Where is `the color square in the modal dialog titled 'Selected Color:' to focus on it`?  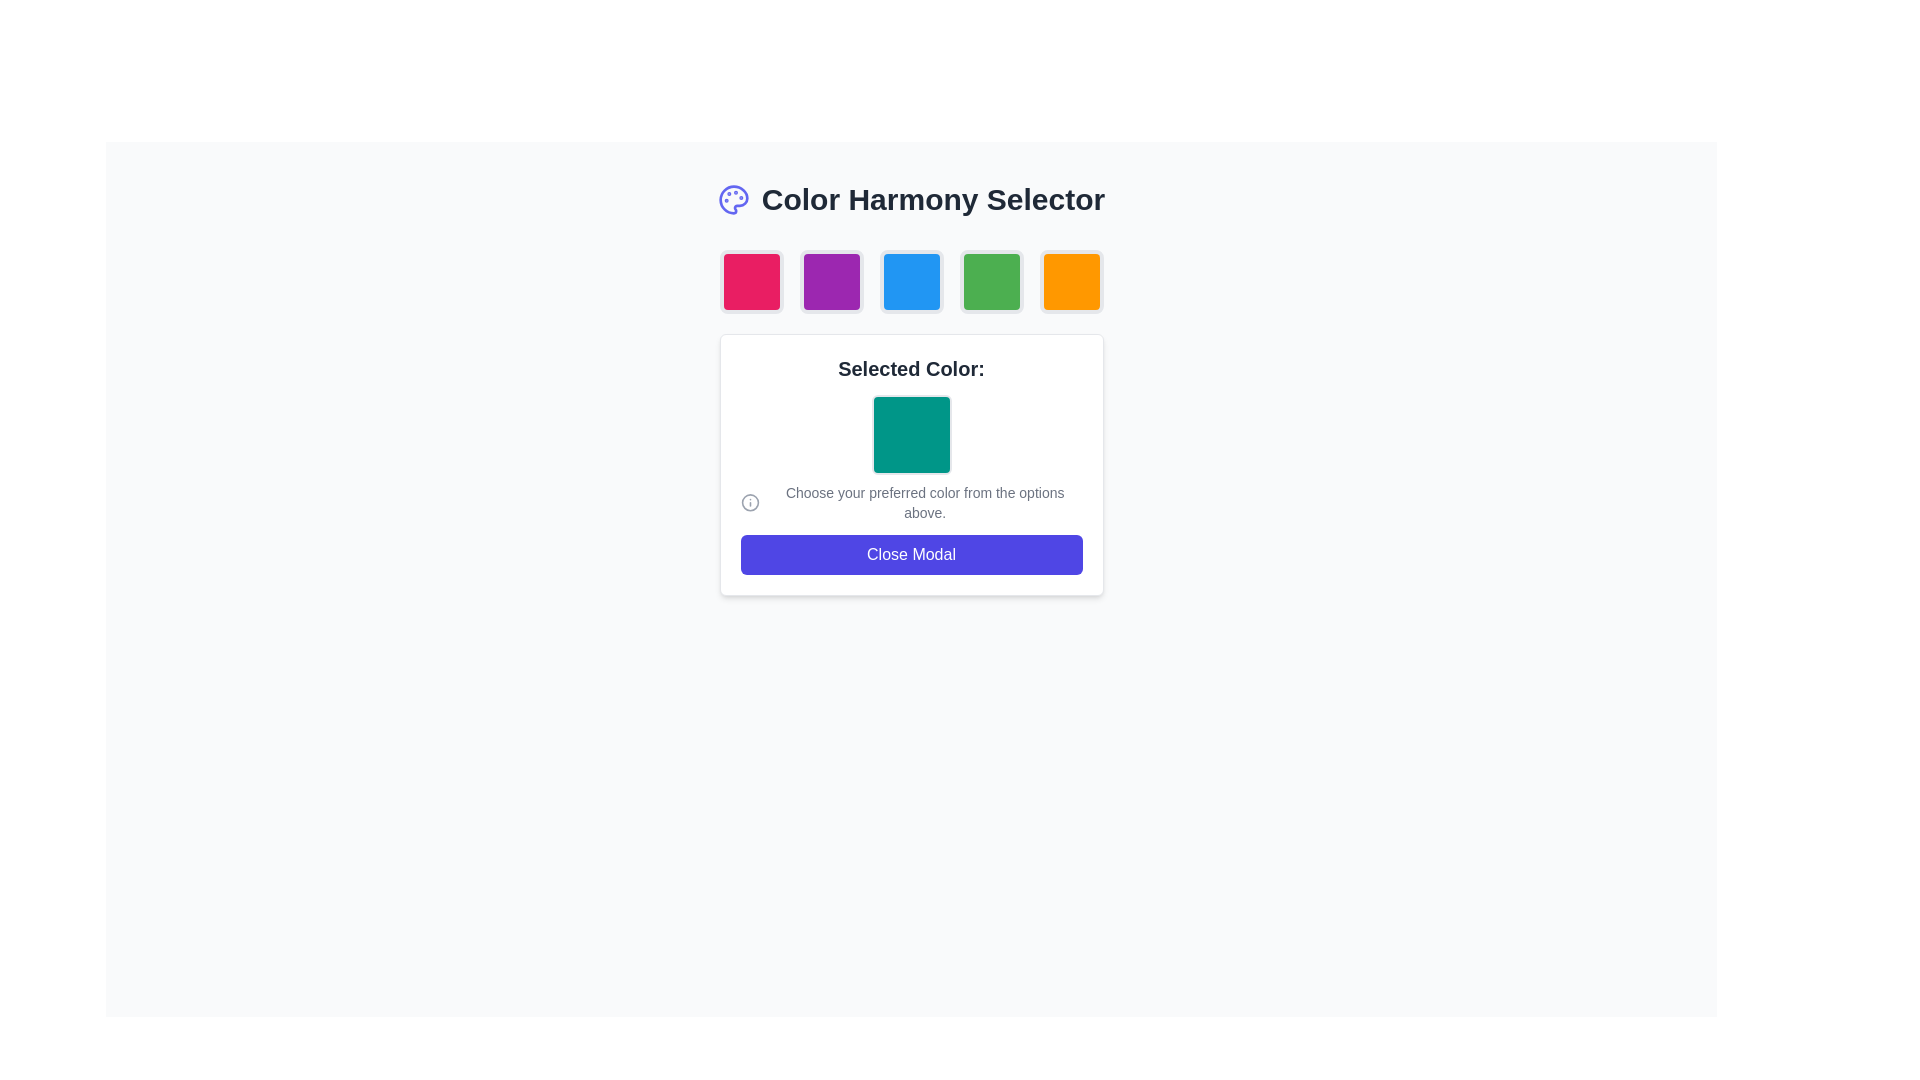 the color square in the modal dialog titled 'Selected Color:' to focus on it is located at coordinates (910, 422).